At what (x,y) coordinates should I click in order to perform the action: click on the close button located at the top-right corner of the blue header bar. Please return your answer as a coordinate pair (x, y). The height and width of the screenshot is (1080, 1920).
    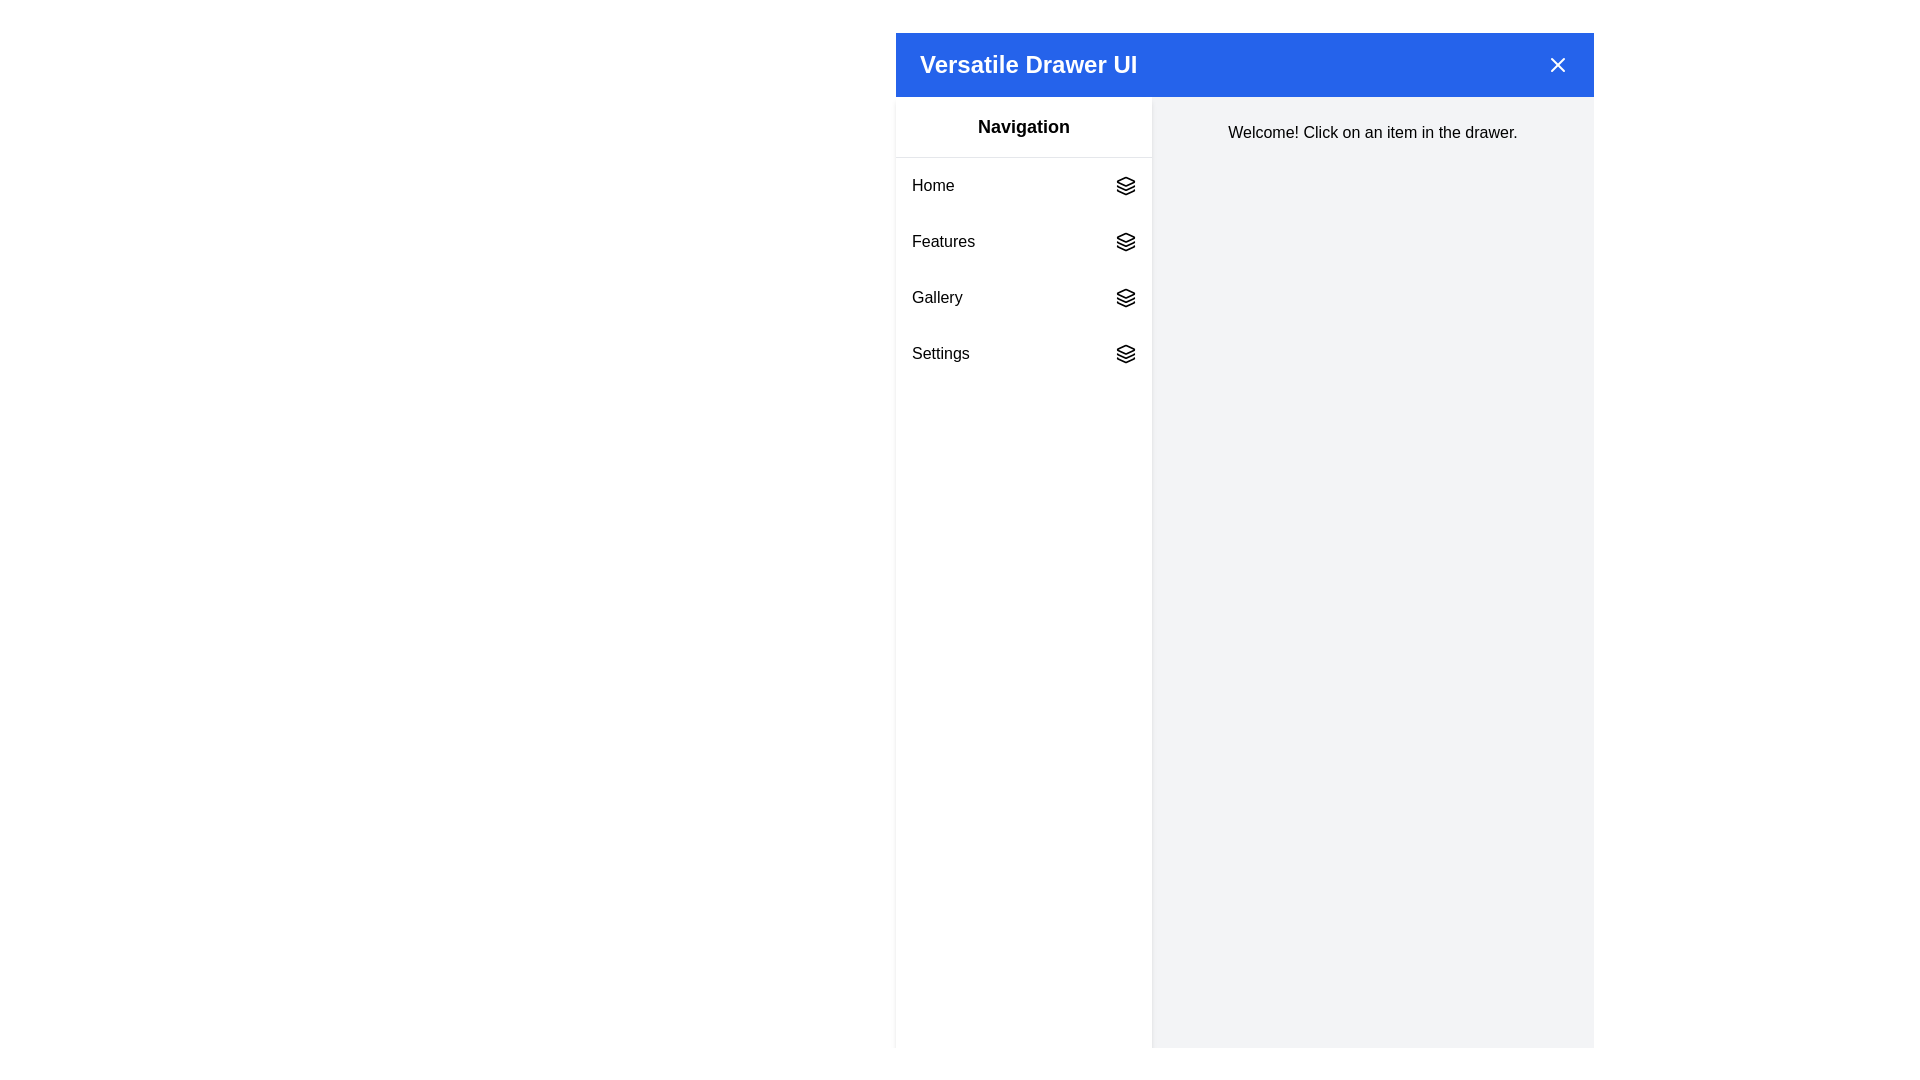
    Looking at the image, I should click on (1557, 64).